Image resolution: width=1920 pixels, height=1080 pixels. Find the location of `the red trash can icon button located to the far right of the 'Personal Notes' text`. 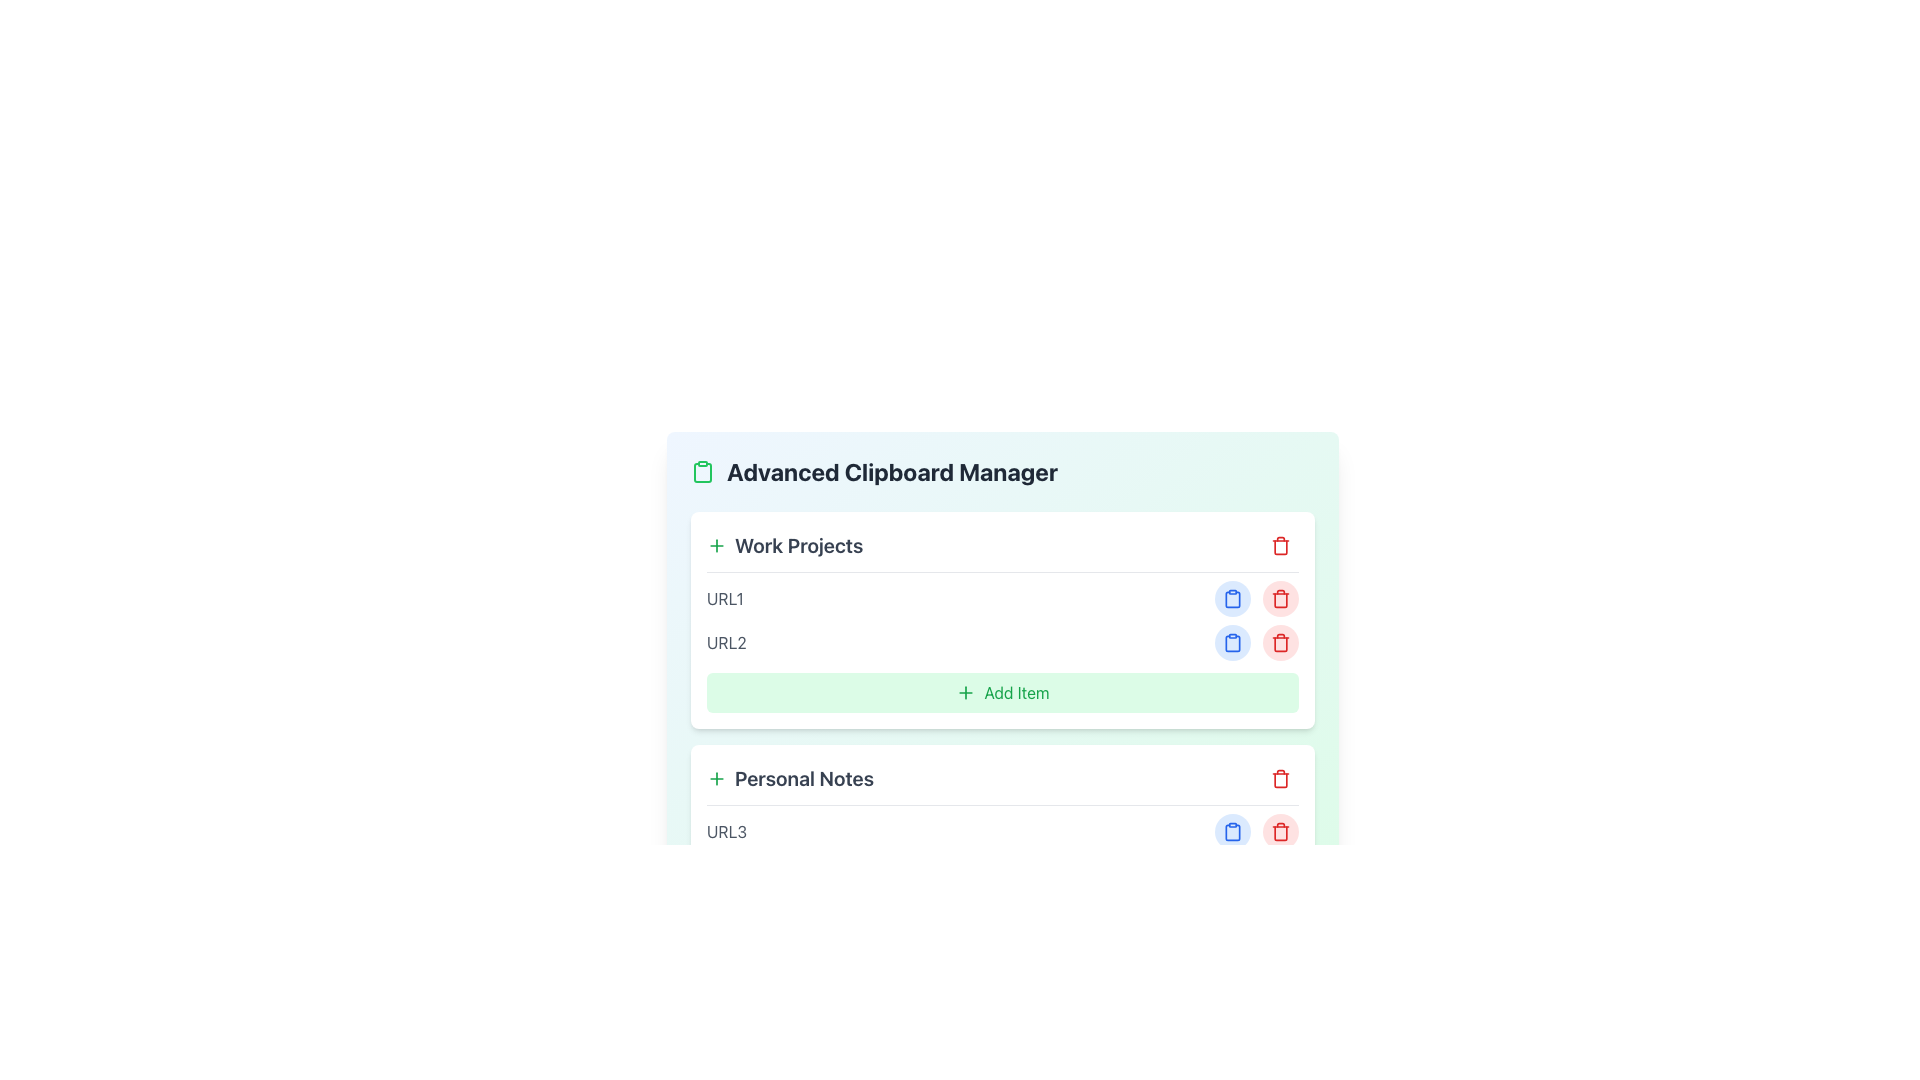

the red trash can icon button located to the far right of the 'Personal Notes' text is located at coordinates (1281, 778).